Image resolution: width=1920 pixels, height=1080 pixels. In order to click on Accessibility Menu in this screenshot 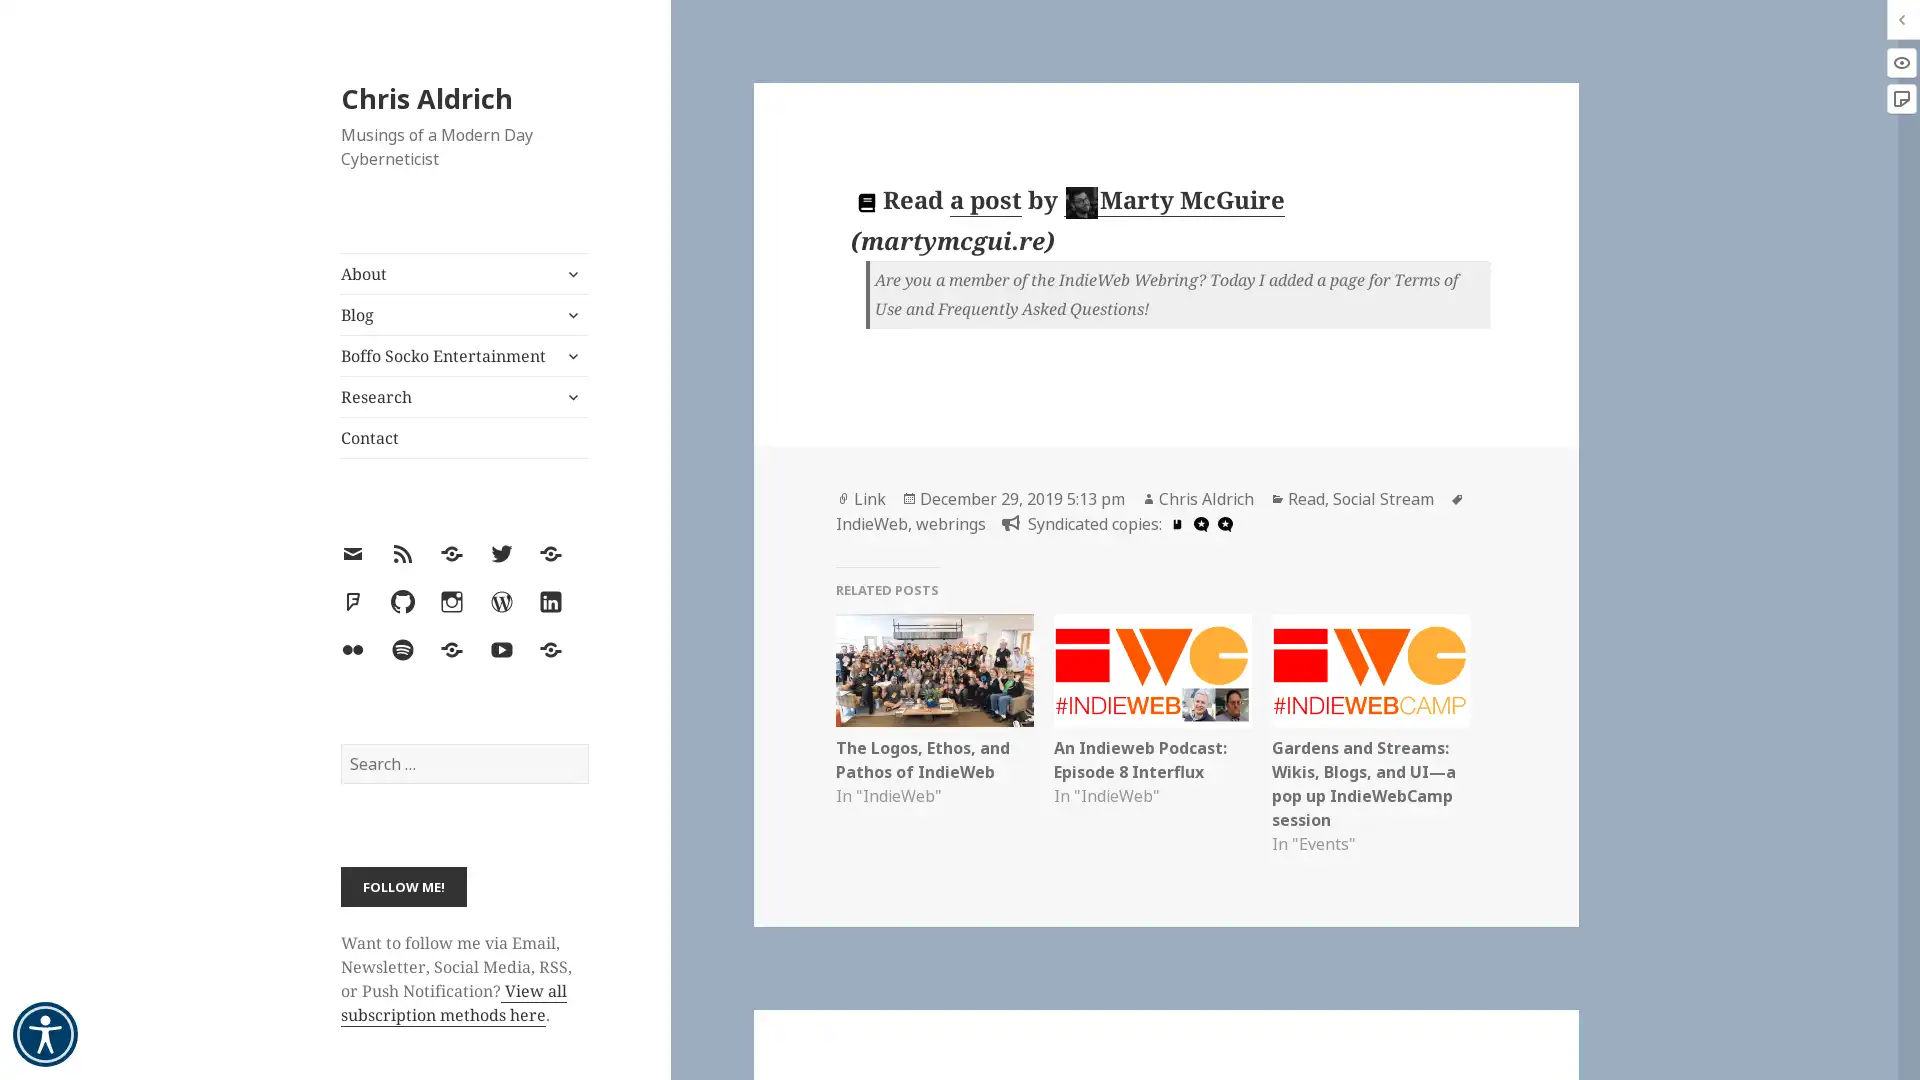, I will do `click(45, 1034)`.